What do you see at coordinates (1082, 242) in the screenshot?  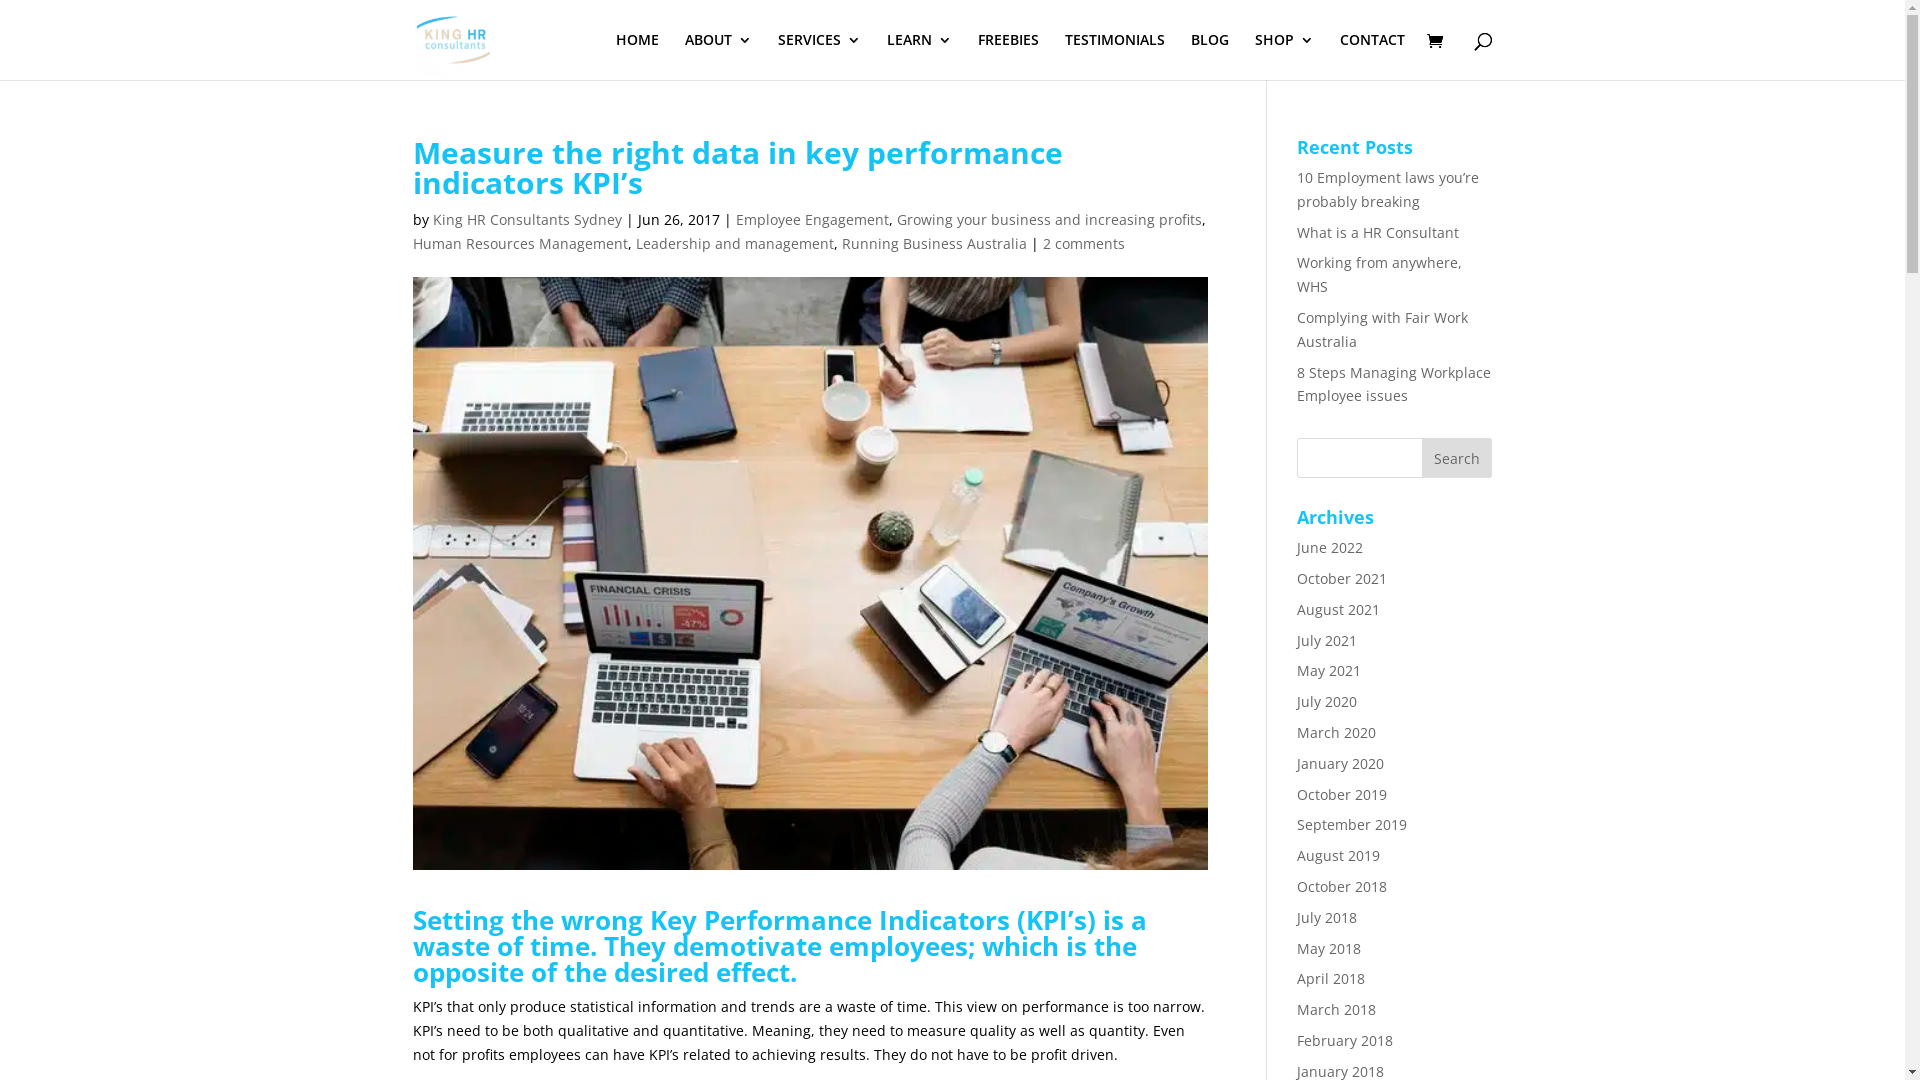 I see `'2 comments'` at bounding box center [1082, 242].